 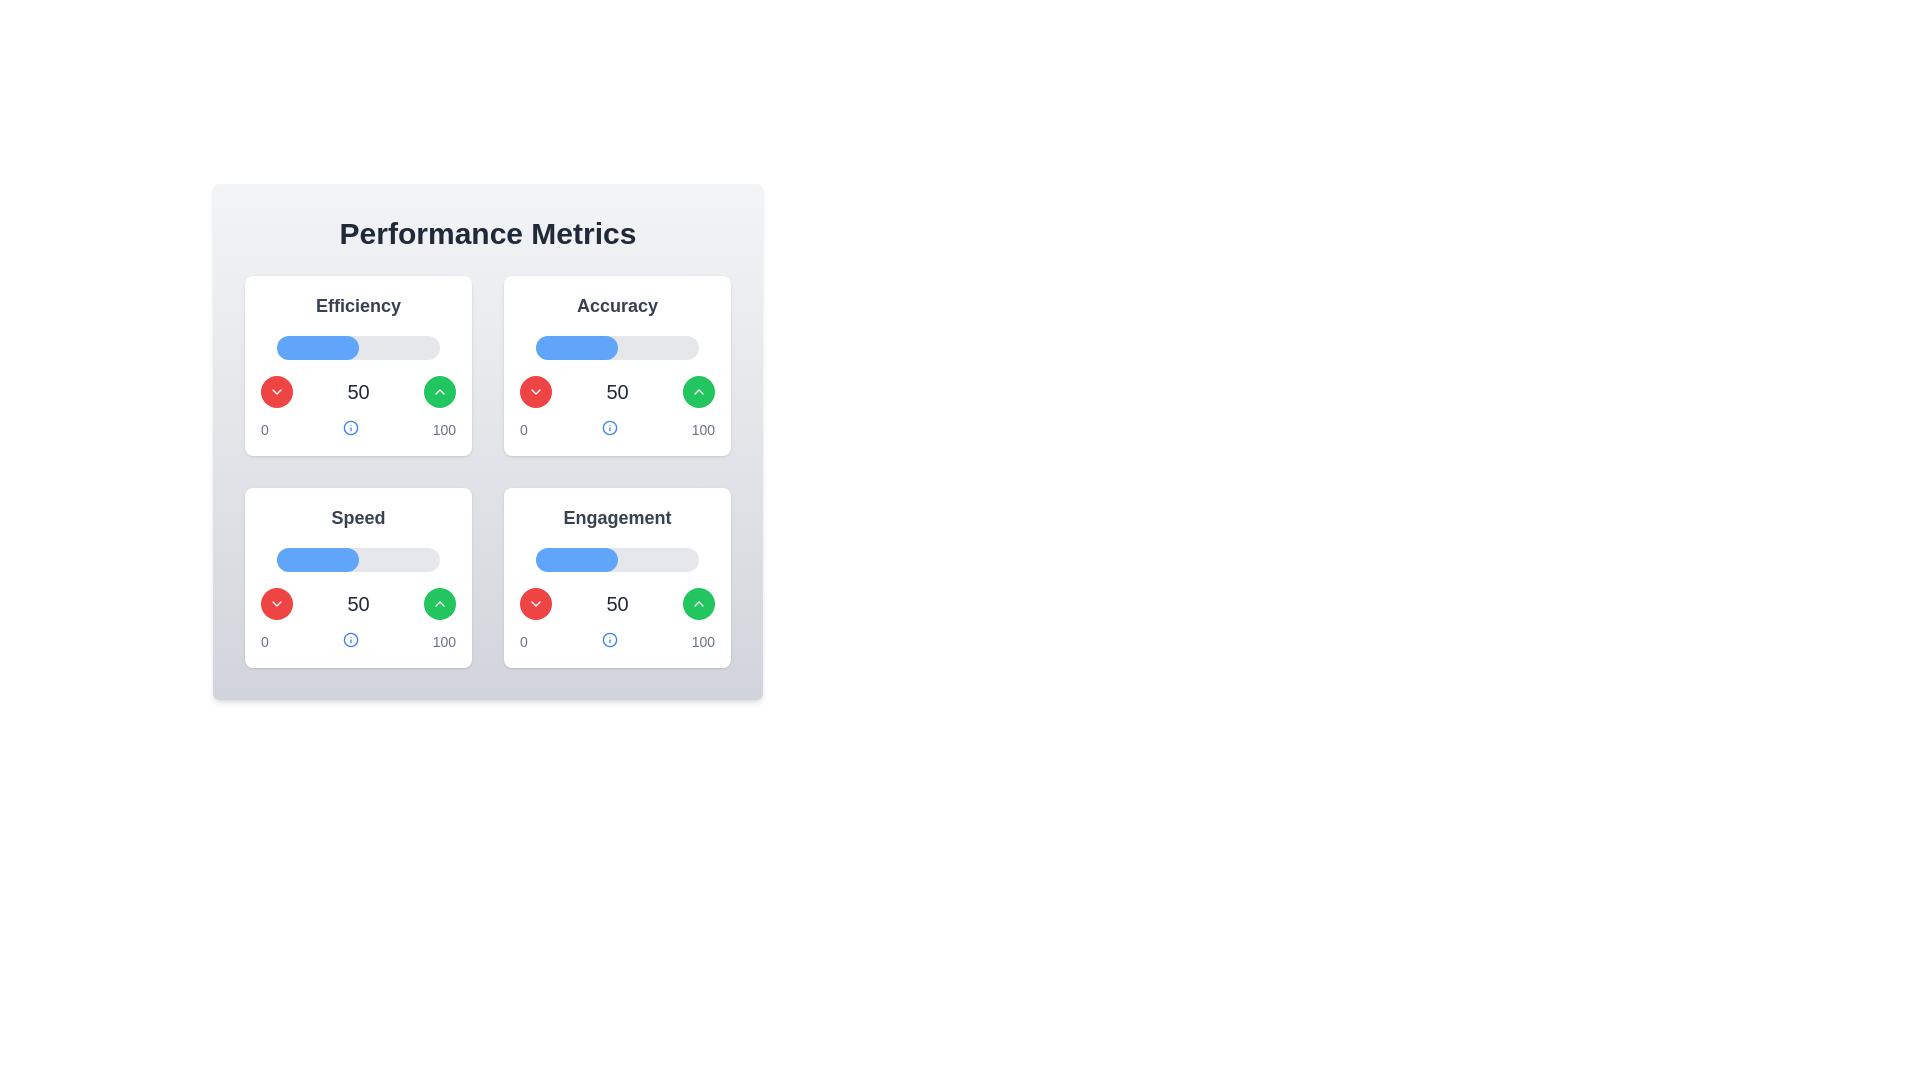 What do you see at coordinates (350, 427) in the screenshot?
I see `the Icon representing additional information in the Efficiency card, located in the top-left quadrant of the Performance Metrics section, near the center below the number '50'` at bounding box center [350, 427].